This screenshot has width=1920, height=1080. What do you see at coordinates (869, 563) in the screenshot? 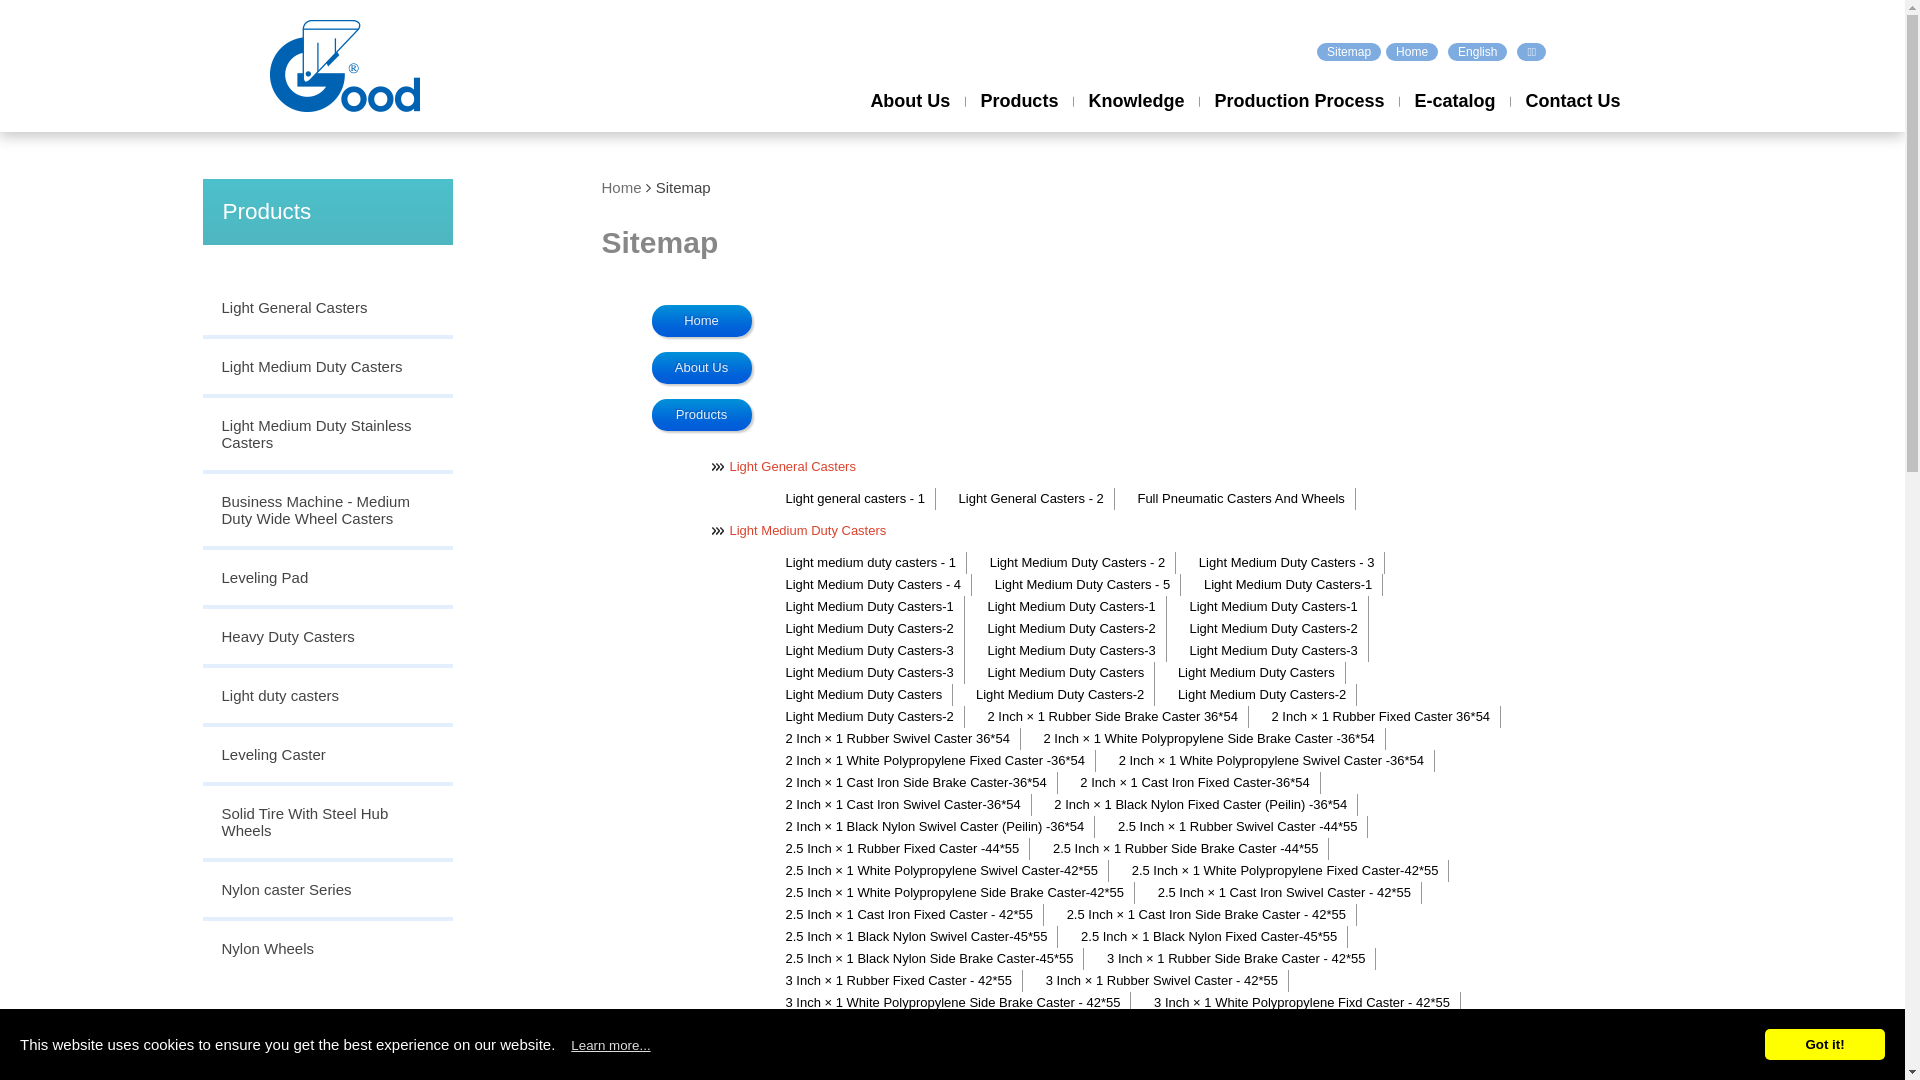
I see `'Light medium duty casters - 1'` at bounding box center [869, 563].